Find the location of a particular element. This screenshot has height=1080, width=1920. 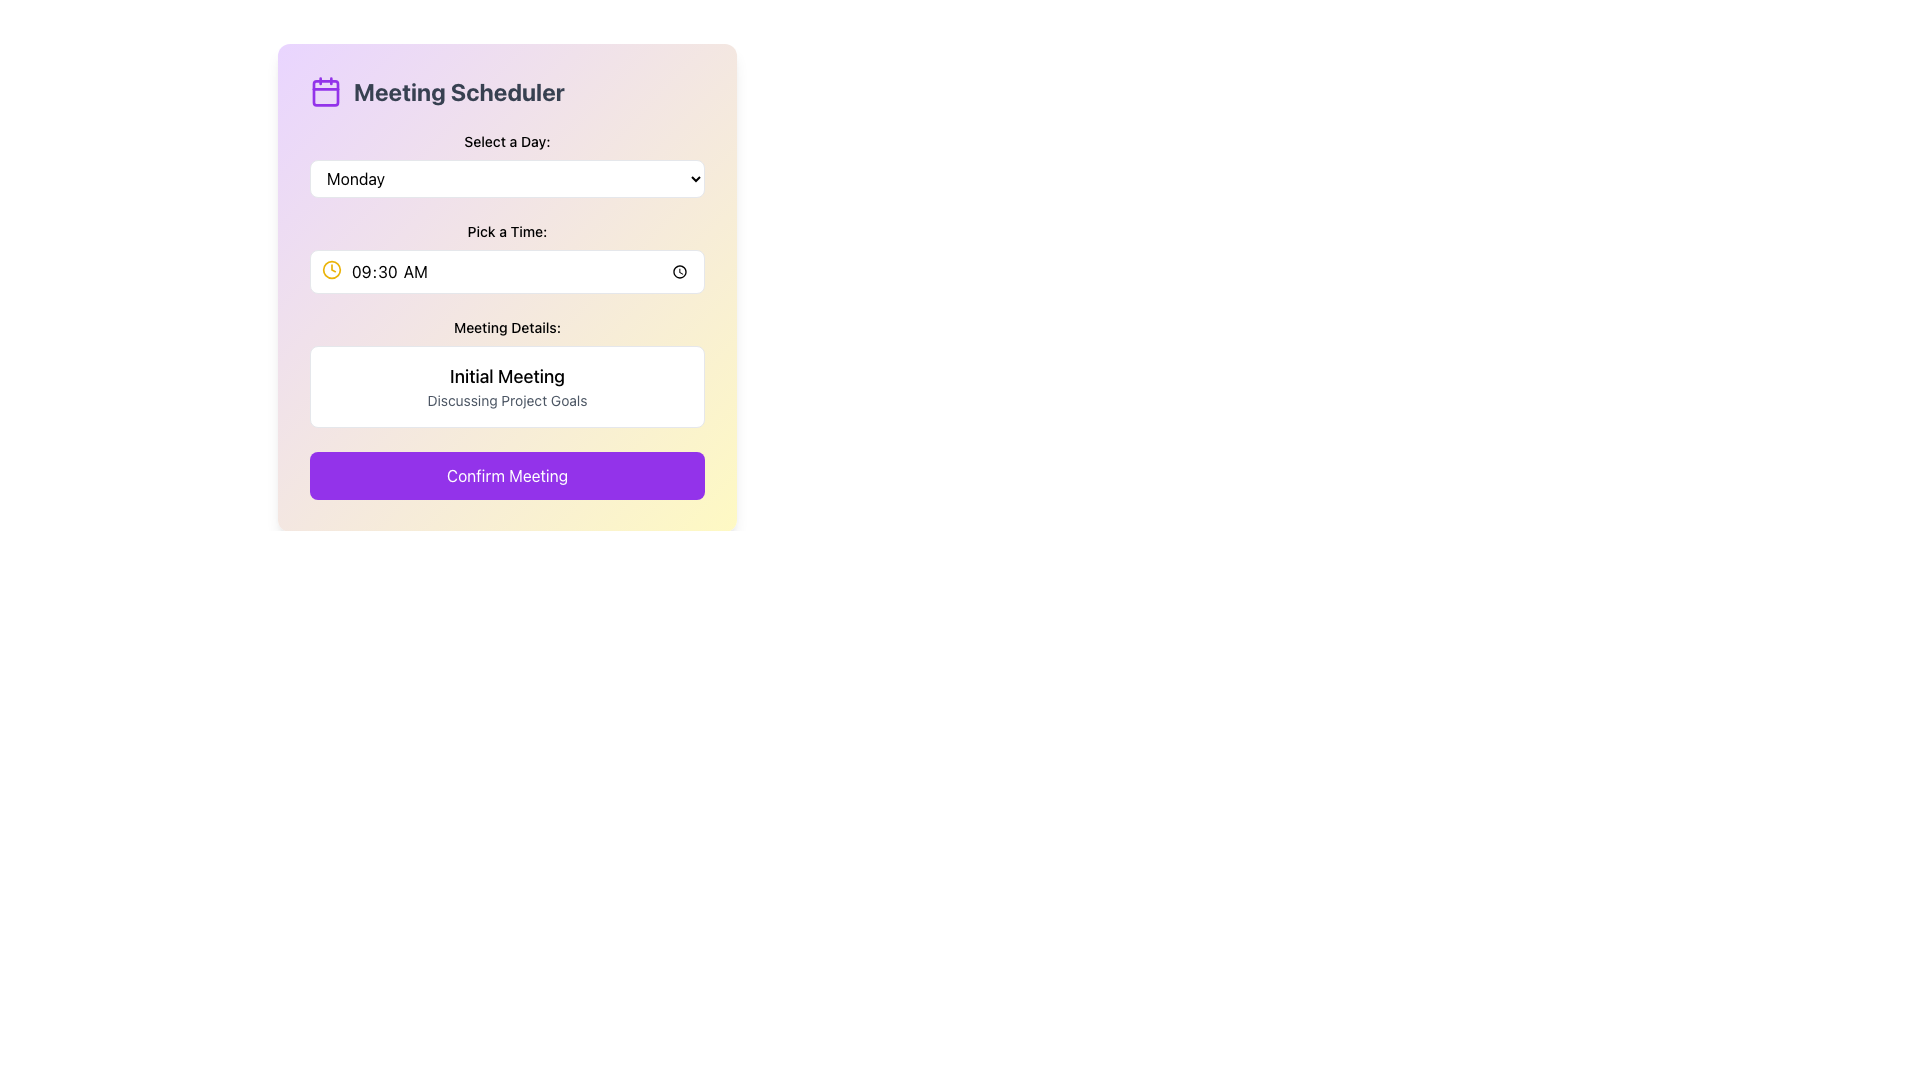

the time input field associated with the small yellow clock-shaped icon located near the text '09:30 AM' in the 'Pick a Time:' section is located at coordinates (331, 270).